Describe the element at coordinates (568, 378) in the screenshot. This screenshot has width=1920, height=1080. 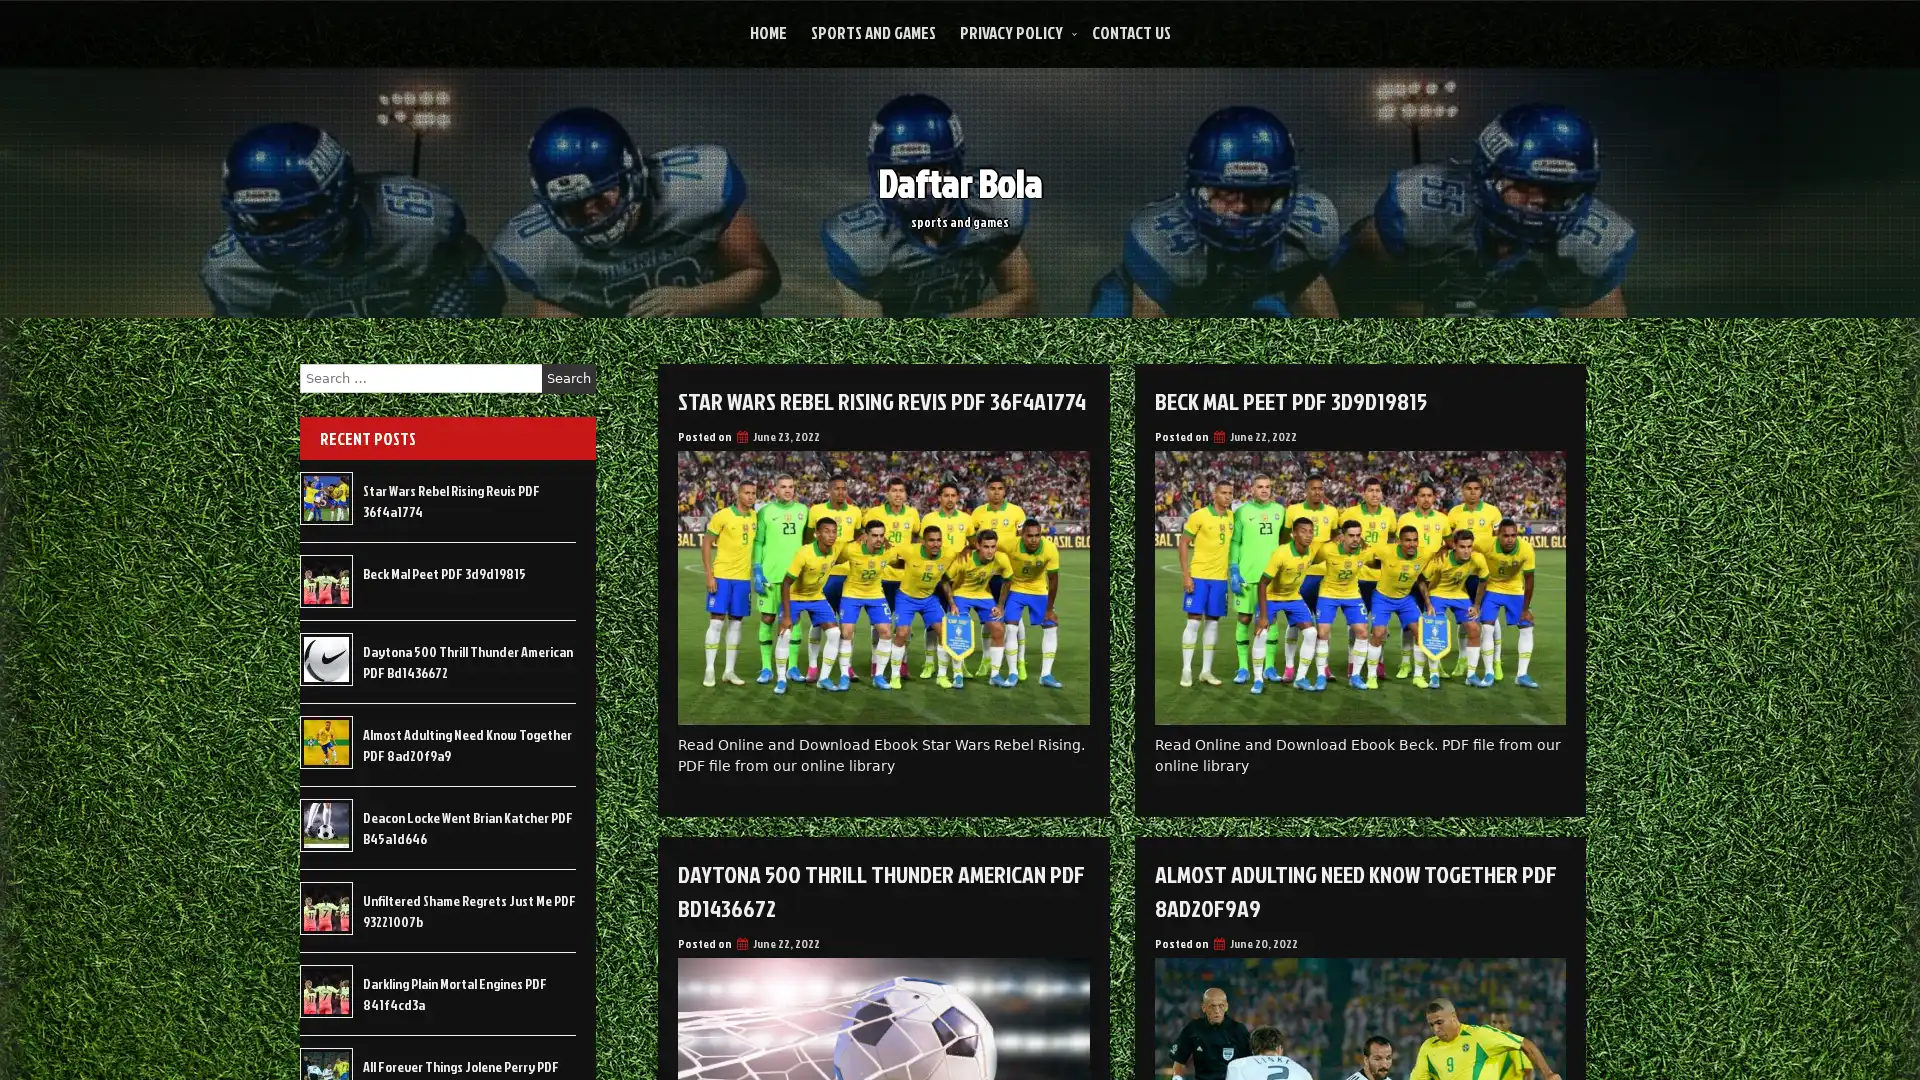
I see `Search` at that location.